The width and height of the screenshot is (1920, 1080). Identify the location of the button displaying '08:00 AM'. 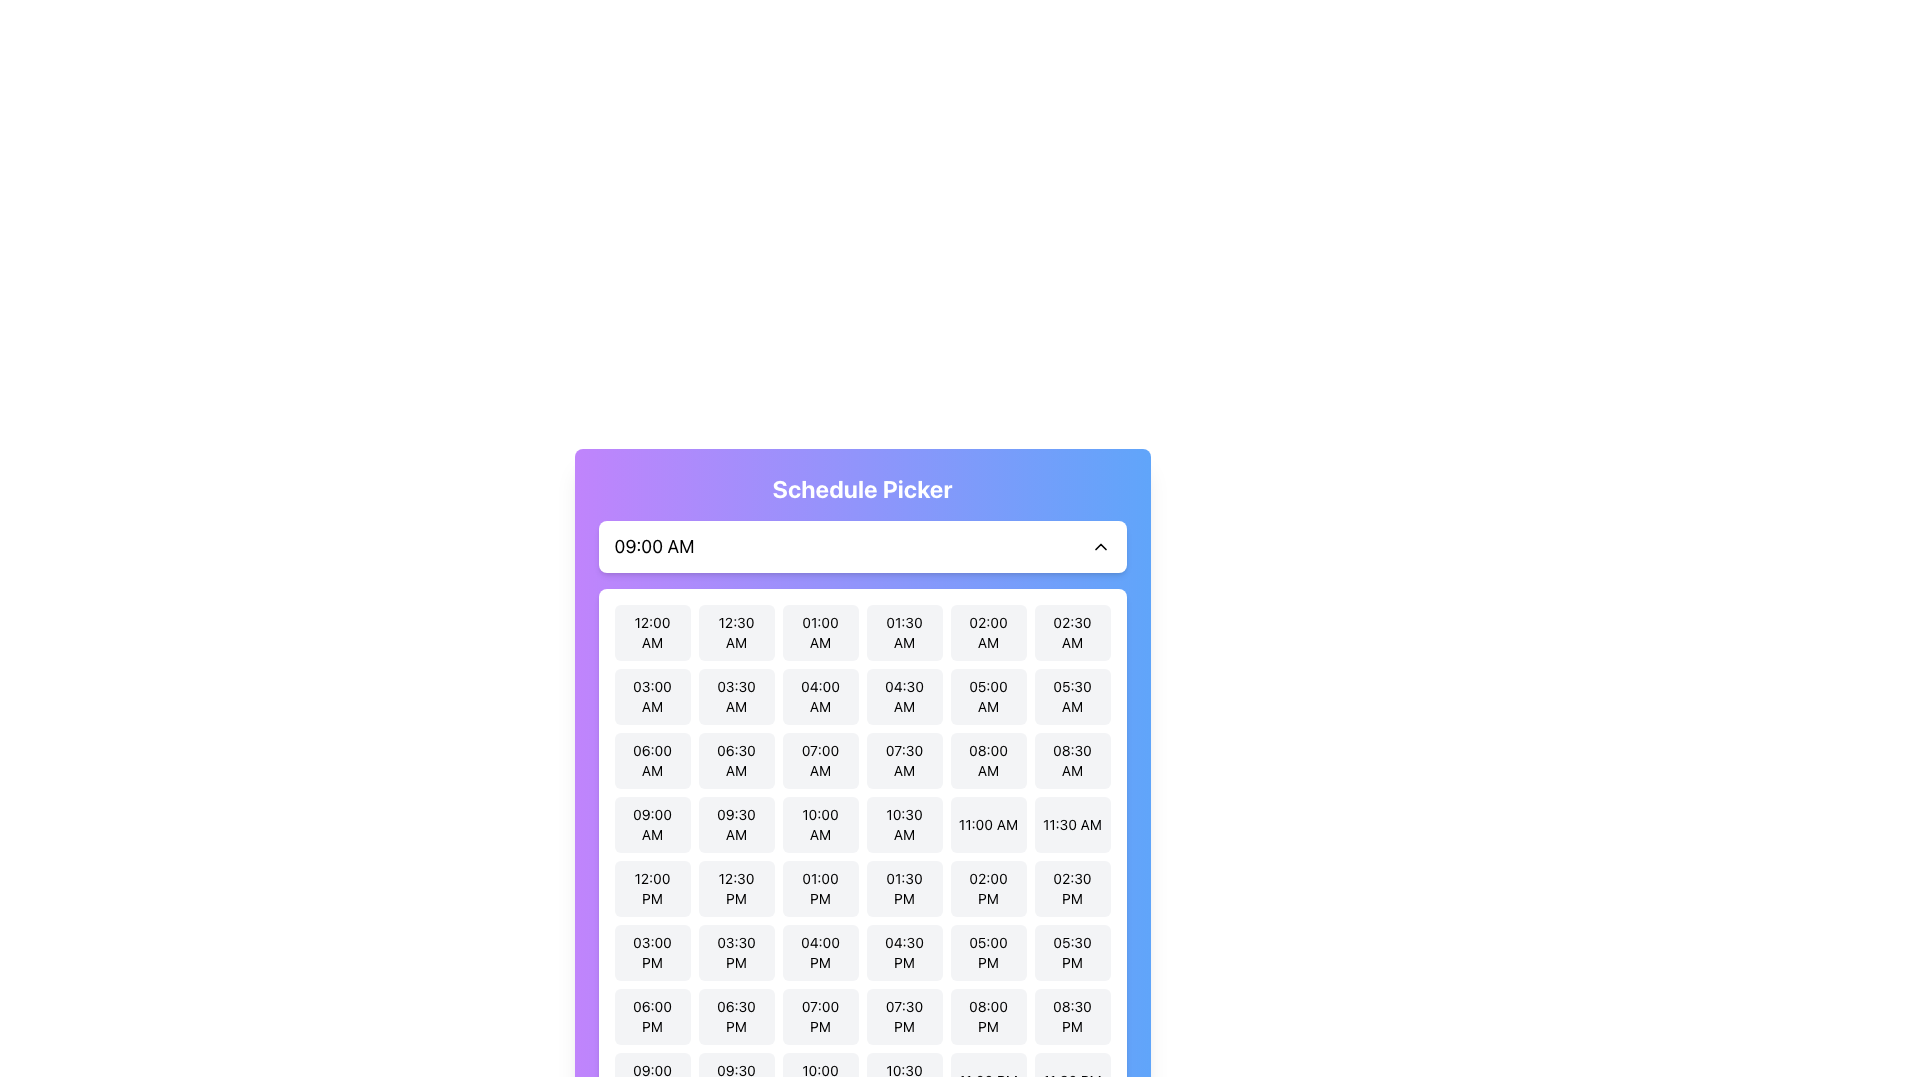
(988, 760).